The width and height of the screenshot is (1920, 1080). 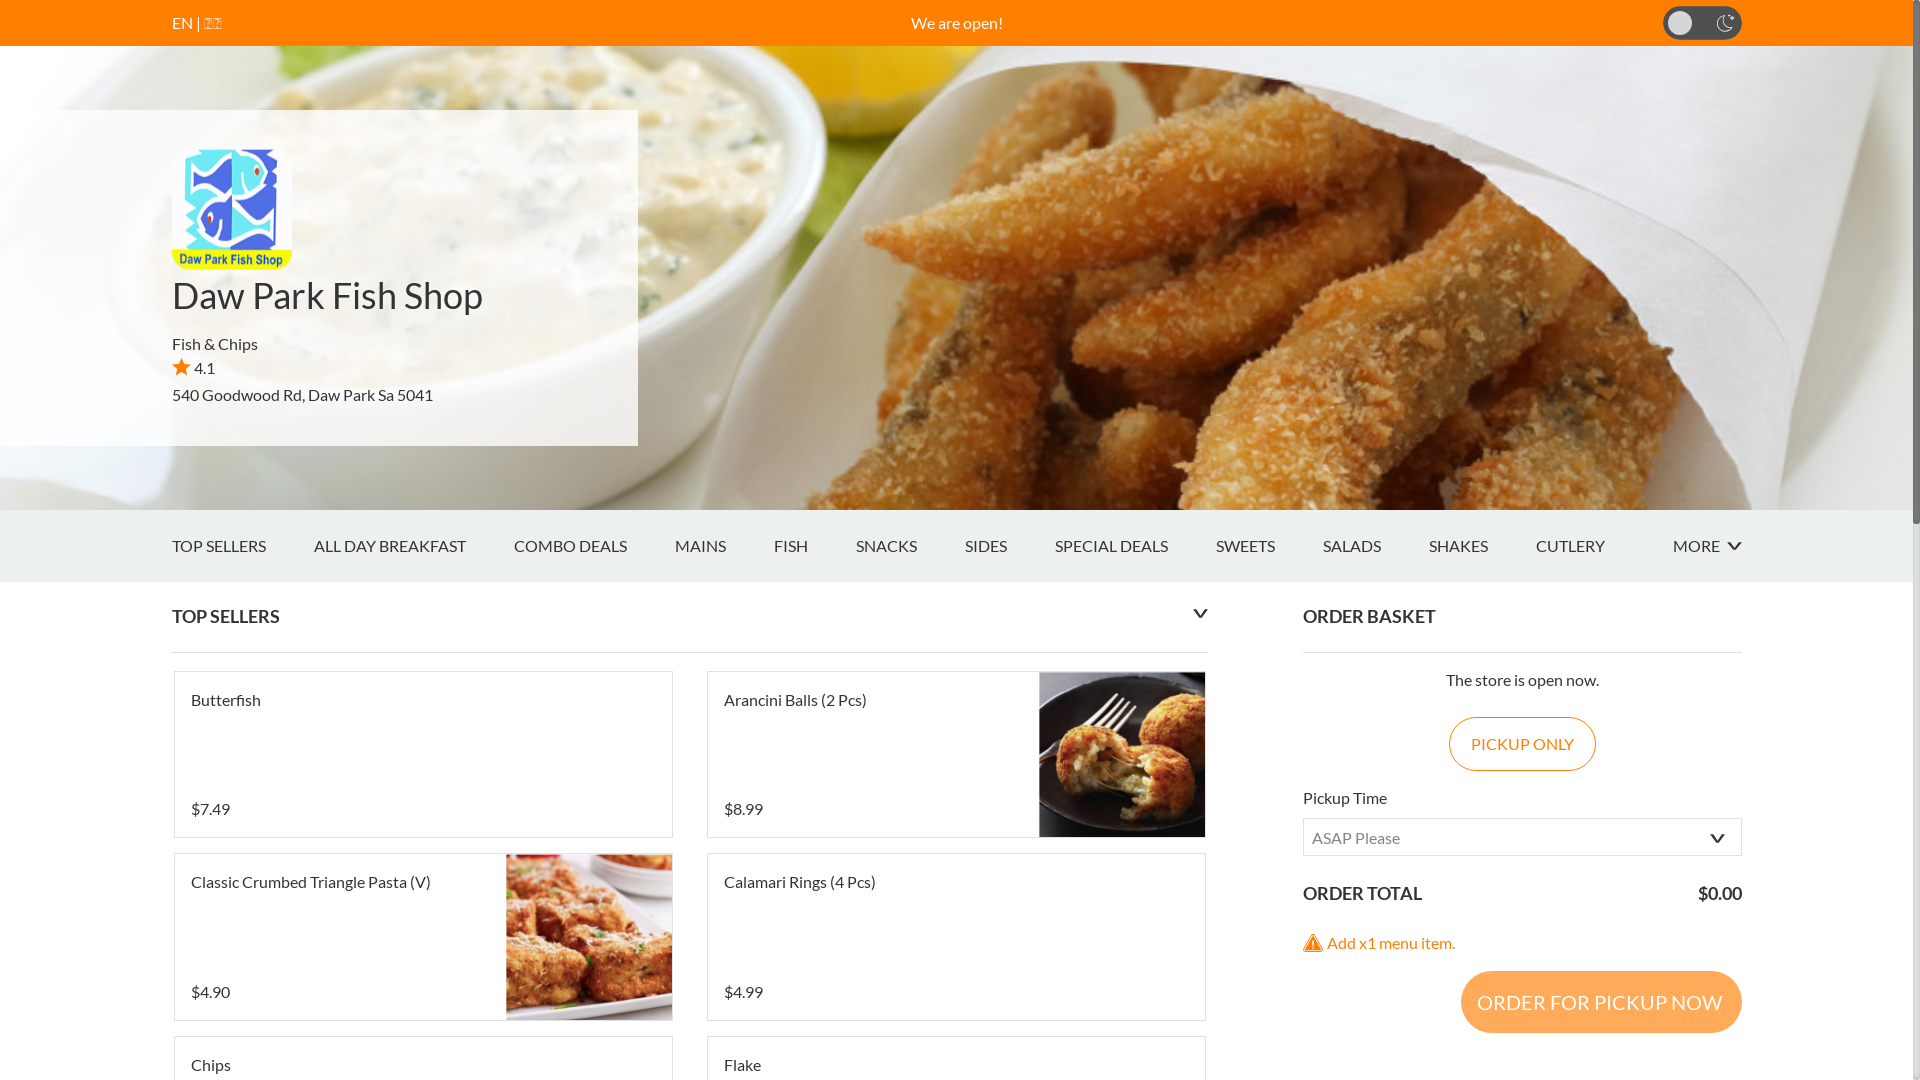 What do you see at coordinates (1600, 1002) in the screenshot?
I see `'ORDER FOR PICKUP NOW '` at bounding box center [1600, 1002].